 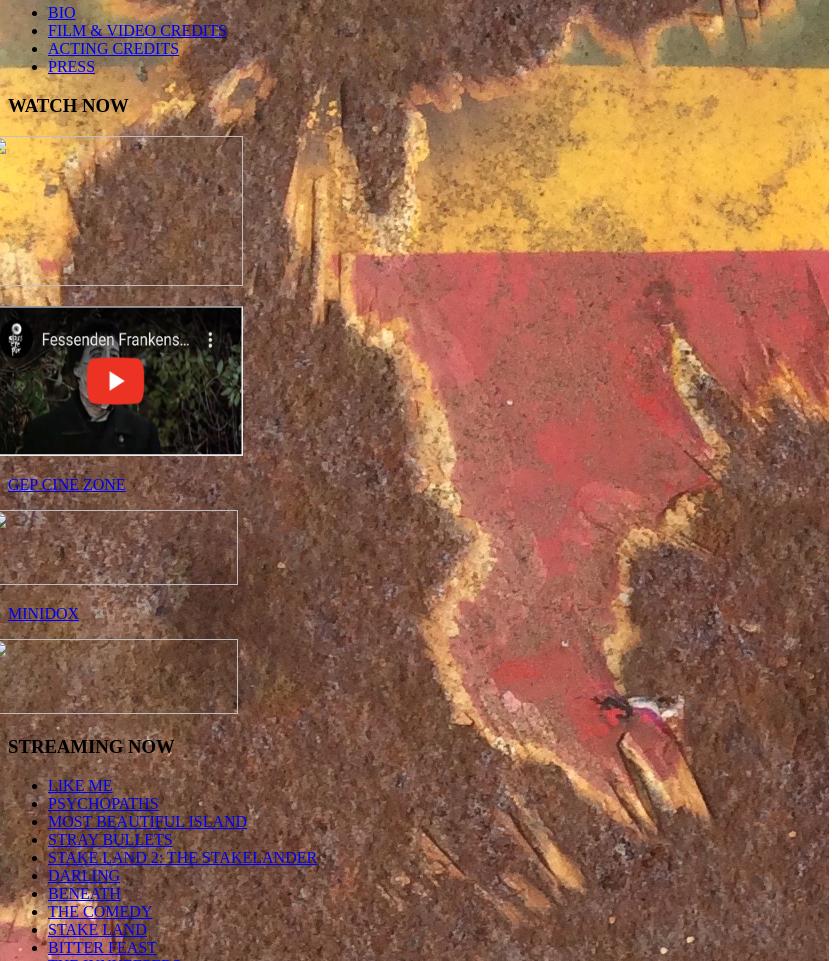 What do you see at coordinates (7, 483) in the screenshot?
I see `'GEP CINE ZONE'` at bounding box center [7, 483].